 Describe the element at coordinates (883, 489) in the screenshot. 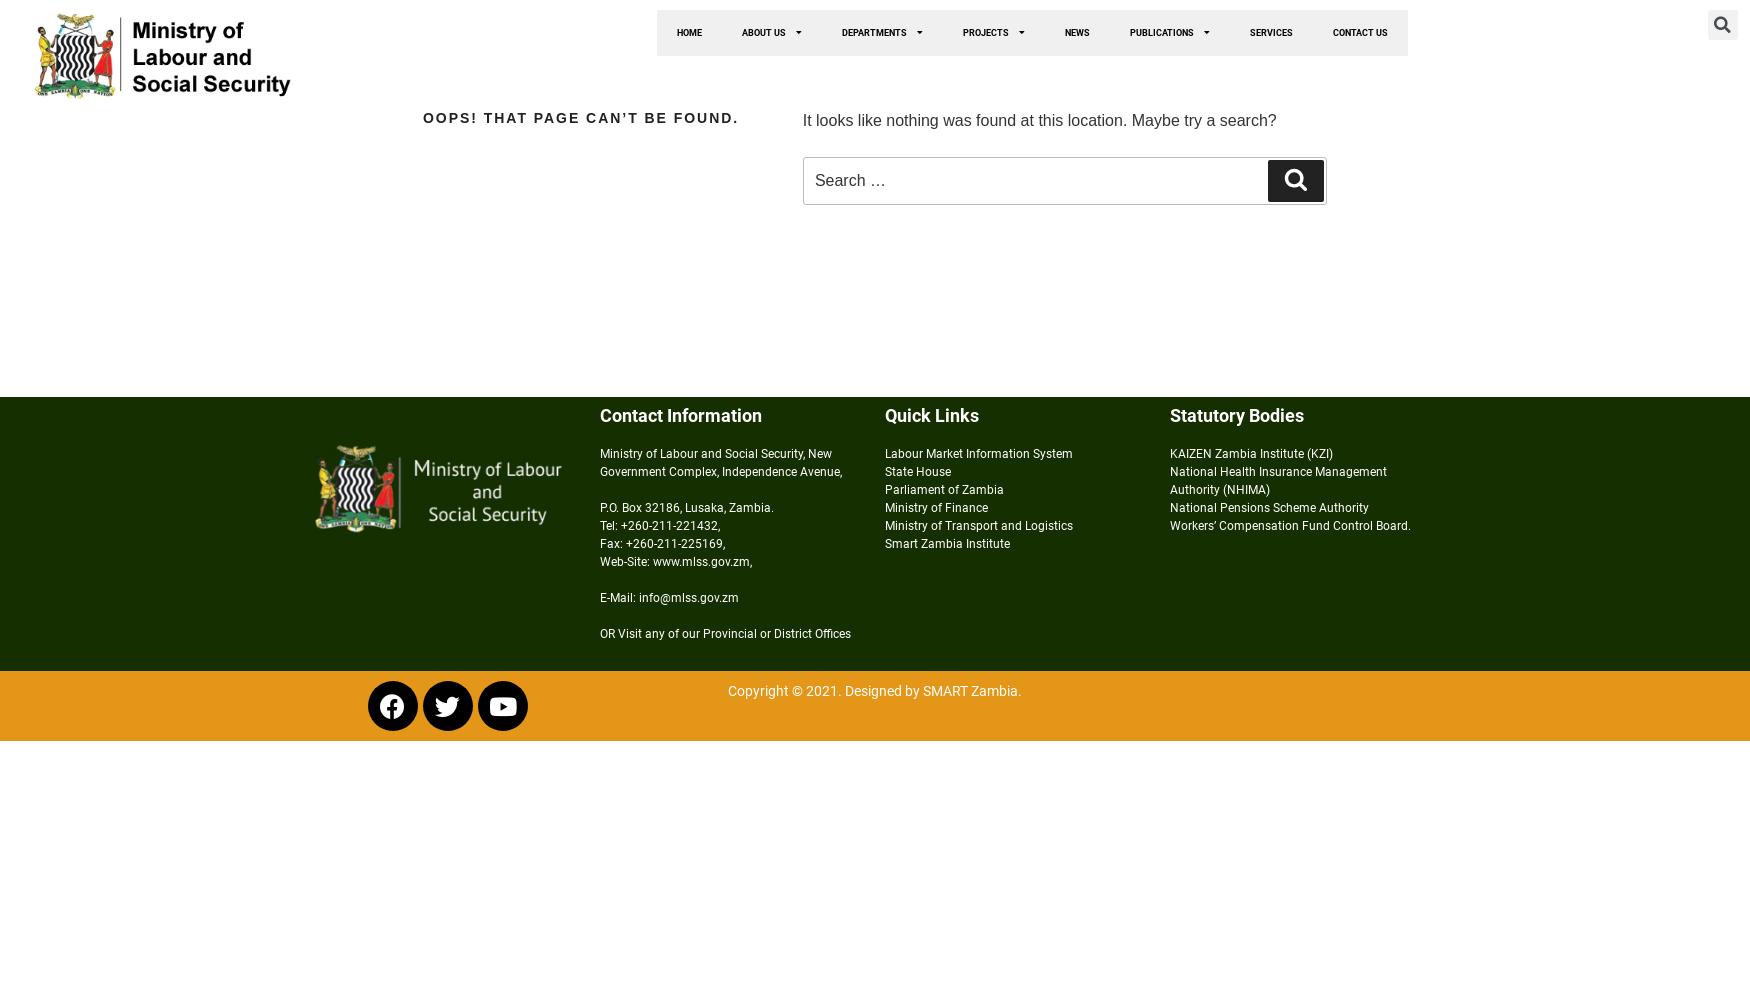

I see `'Parliament of Zambia'` at that location.